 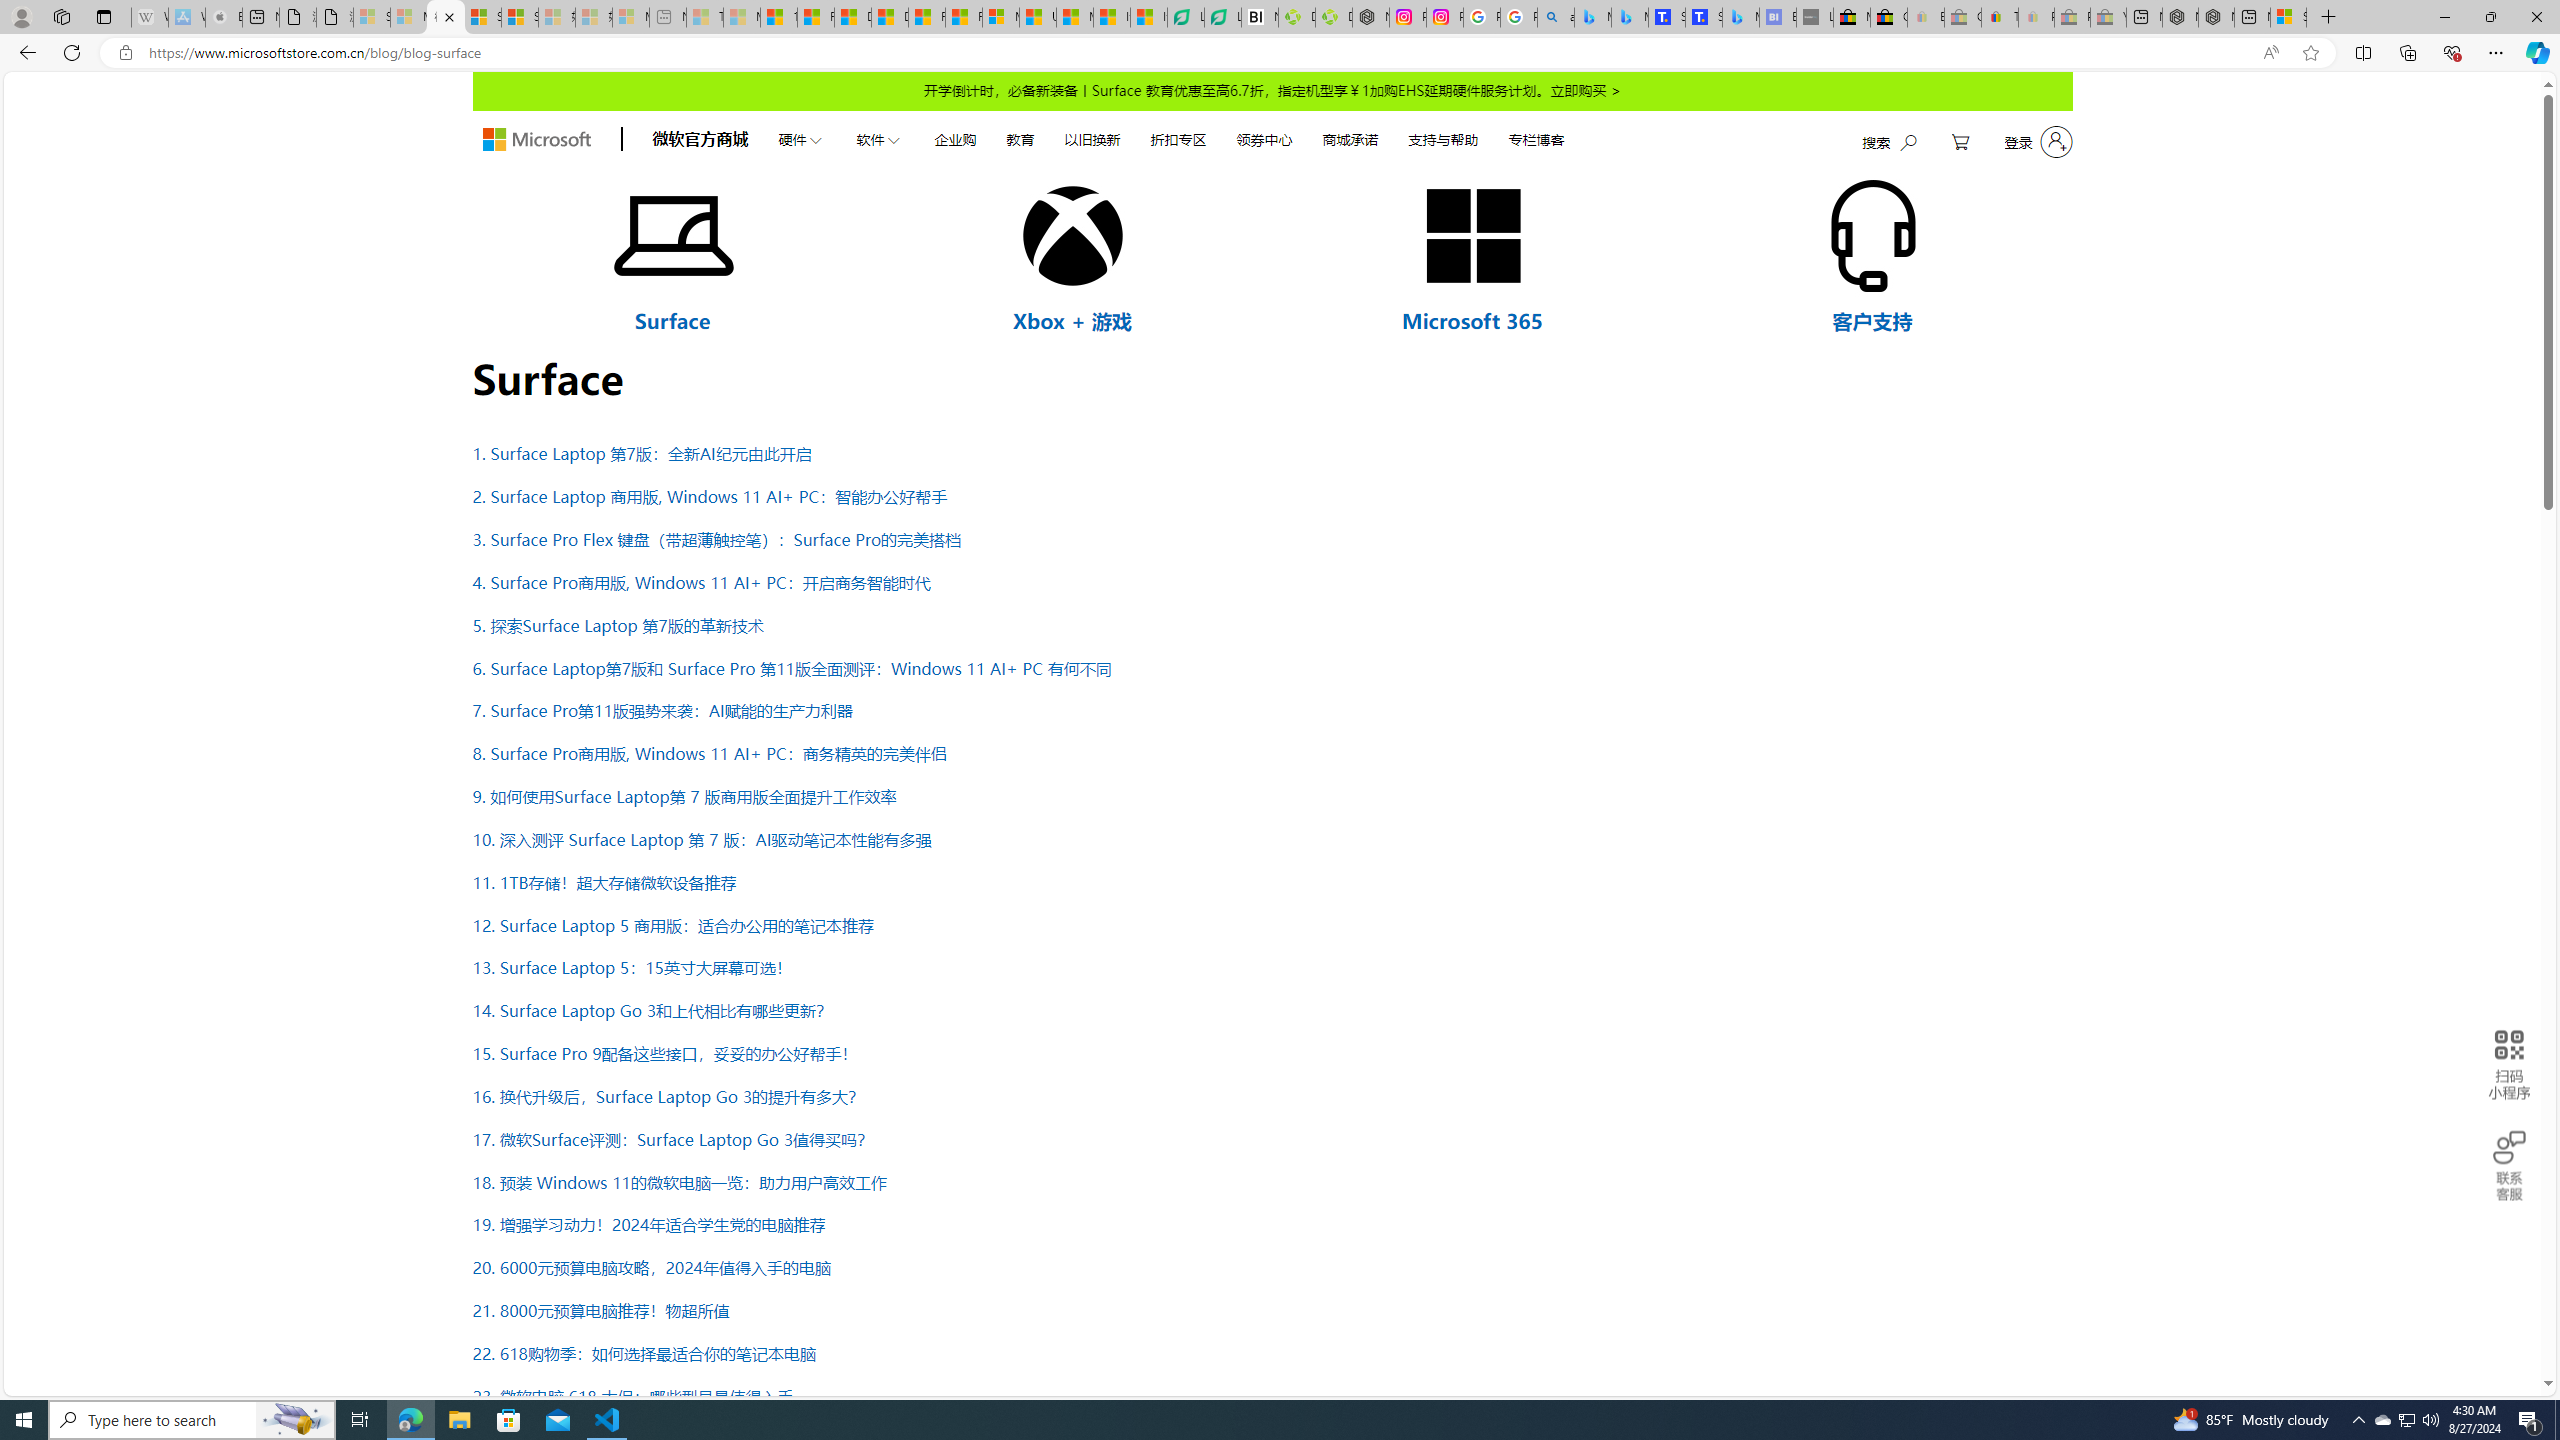 I want to click on 'LendingTree - Compare Lenders', so click(x=1222, y=16).